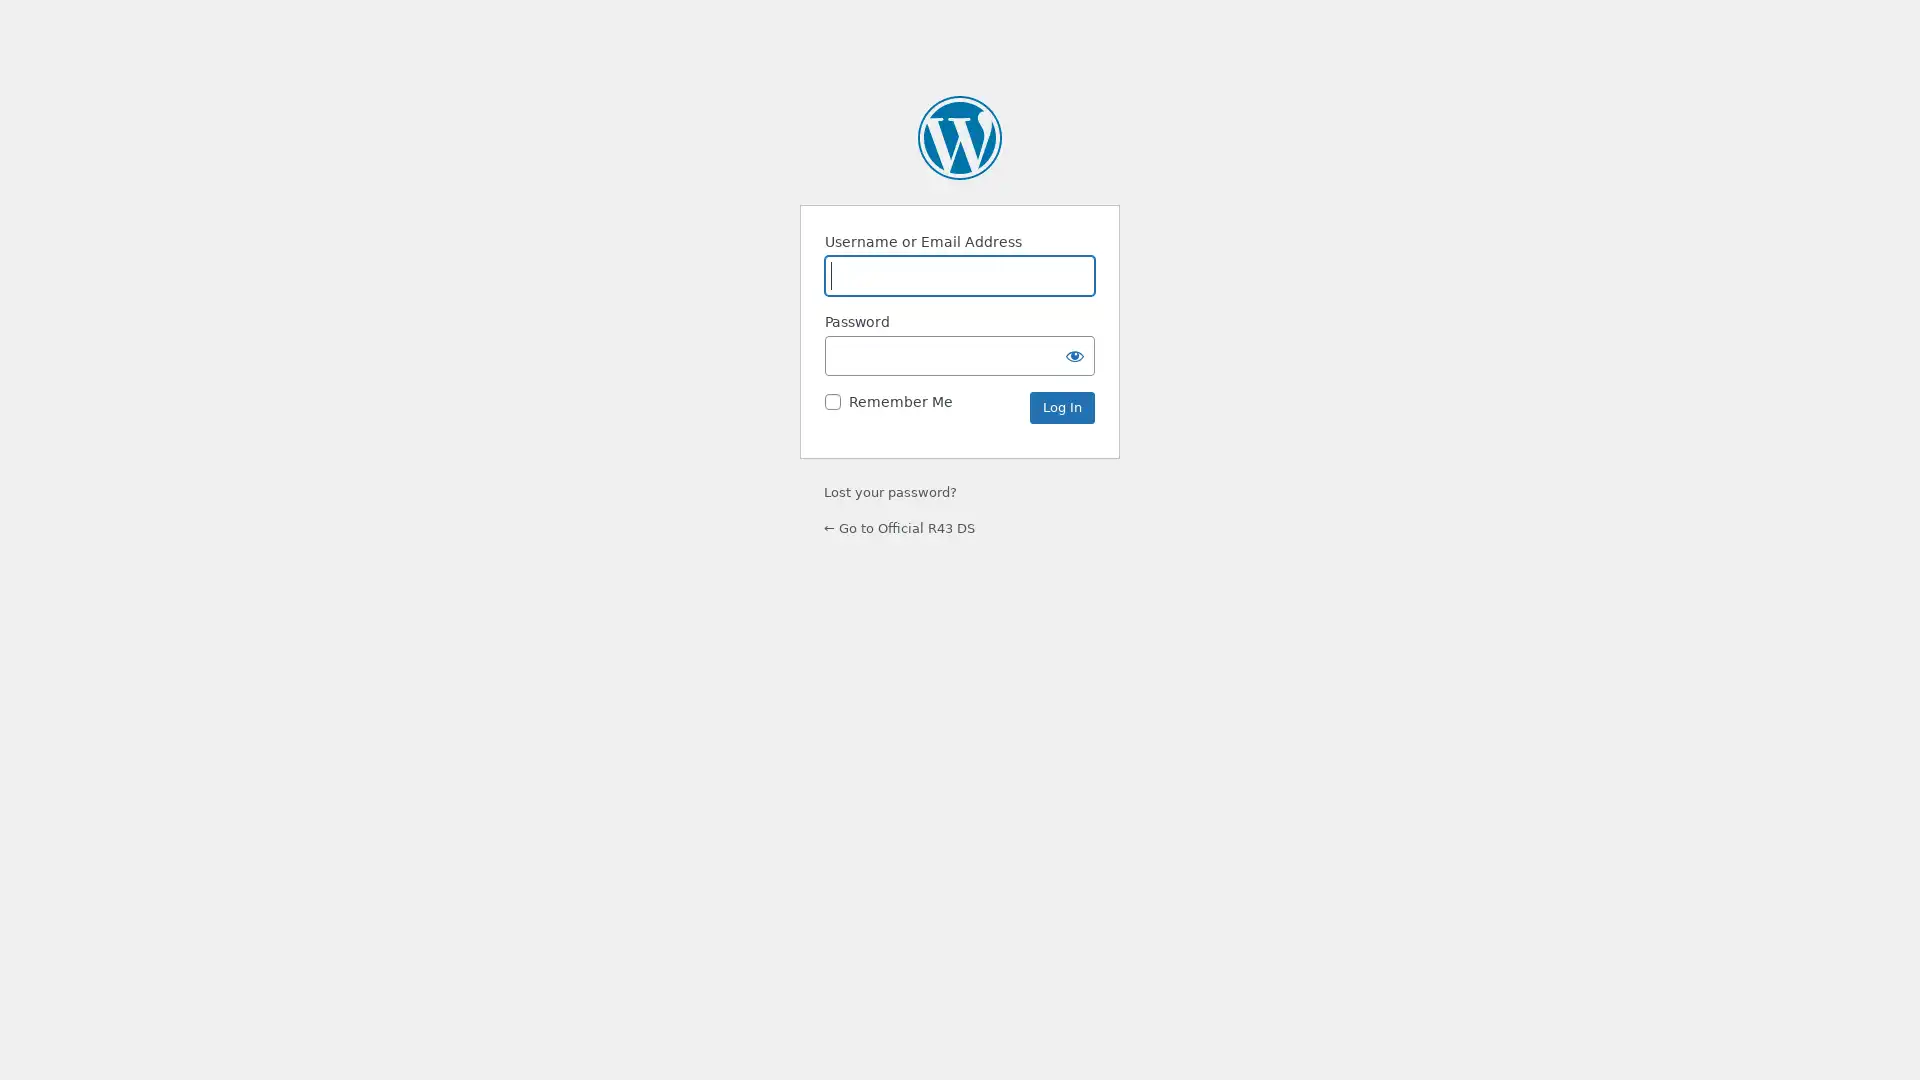 The image size is (1920, 1080). I want to click on Show password, so click(1074, 354).